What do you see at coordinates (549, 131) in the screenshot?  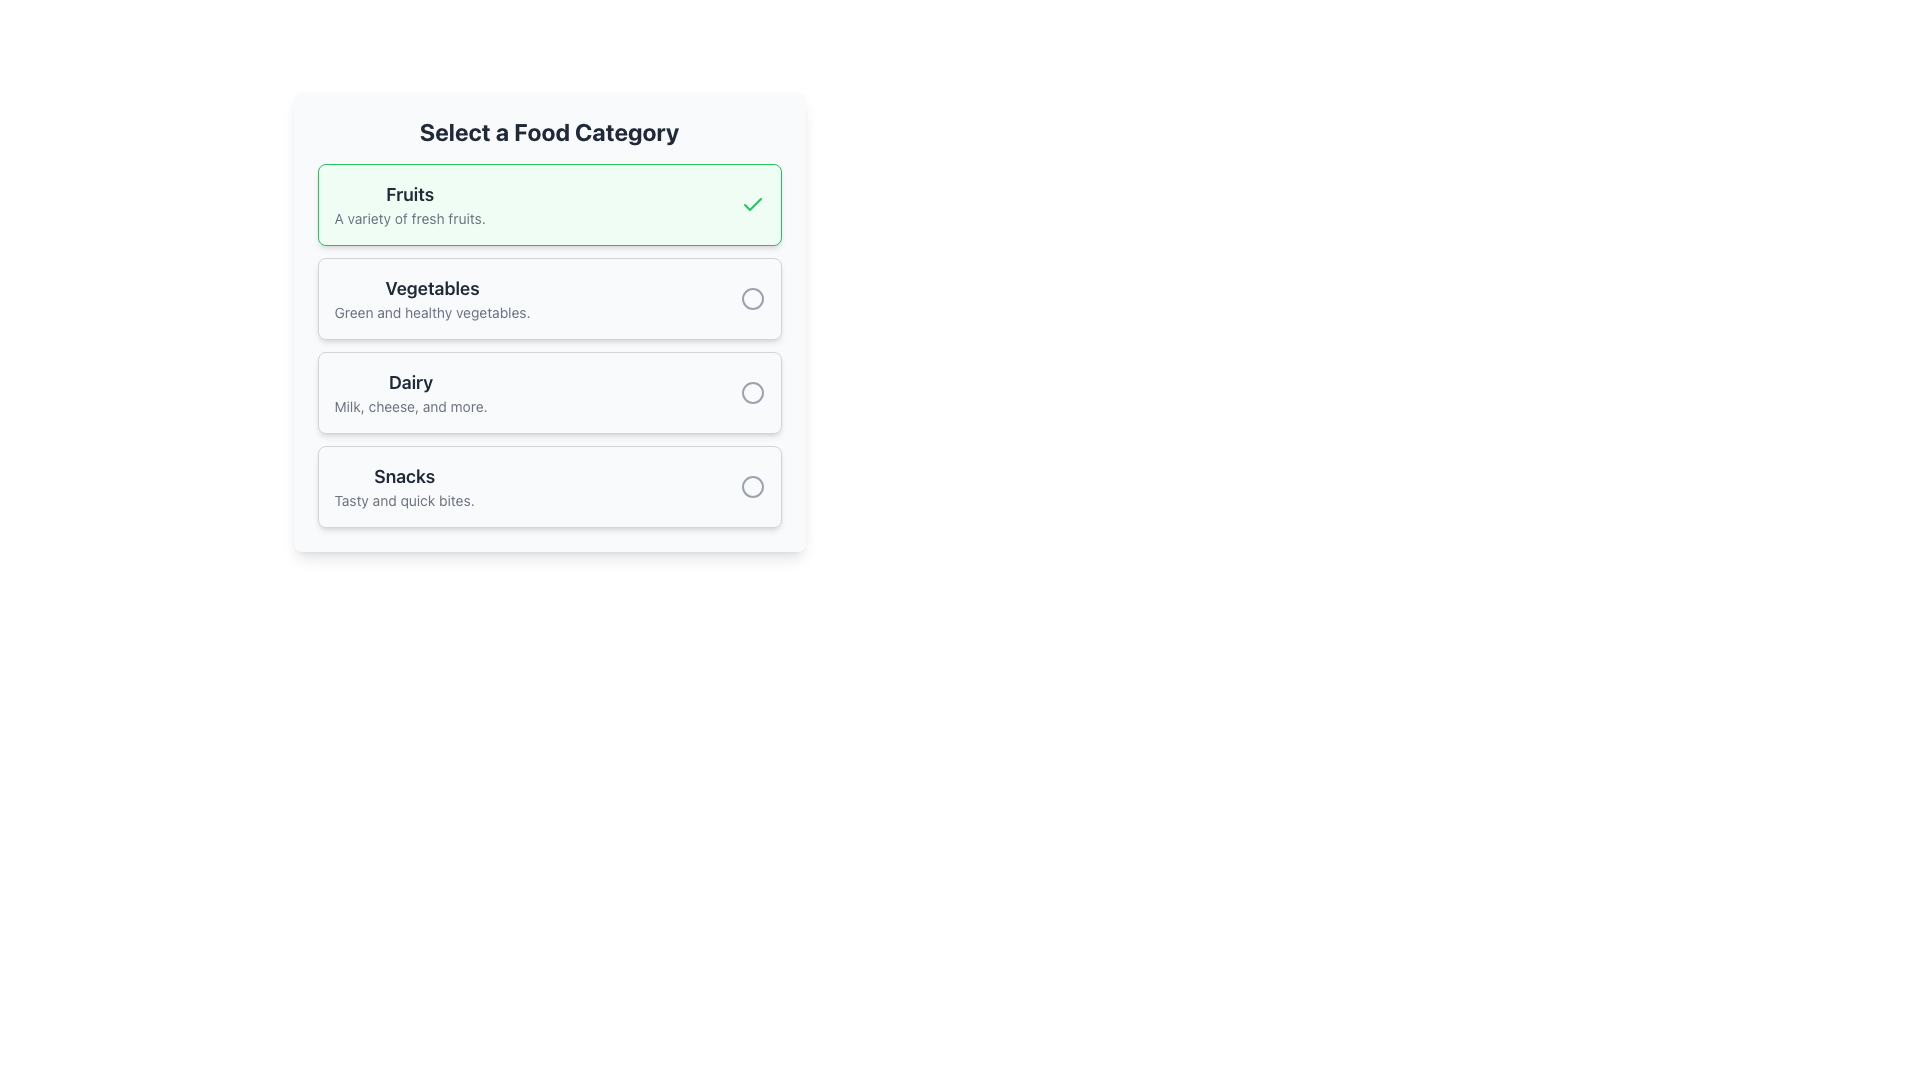 I see `the Text Label that serves as a heading for the food category selection section` at bounding box center [549, 131].